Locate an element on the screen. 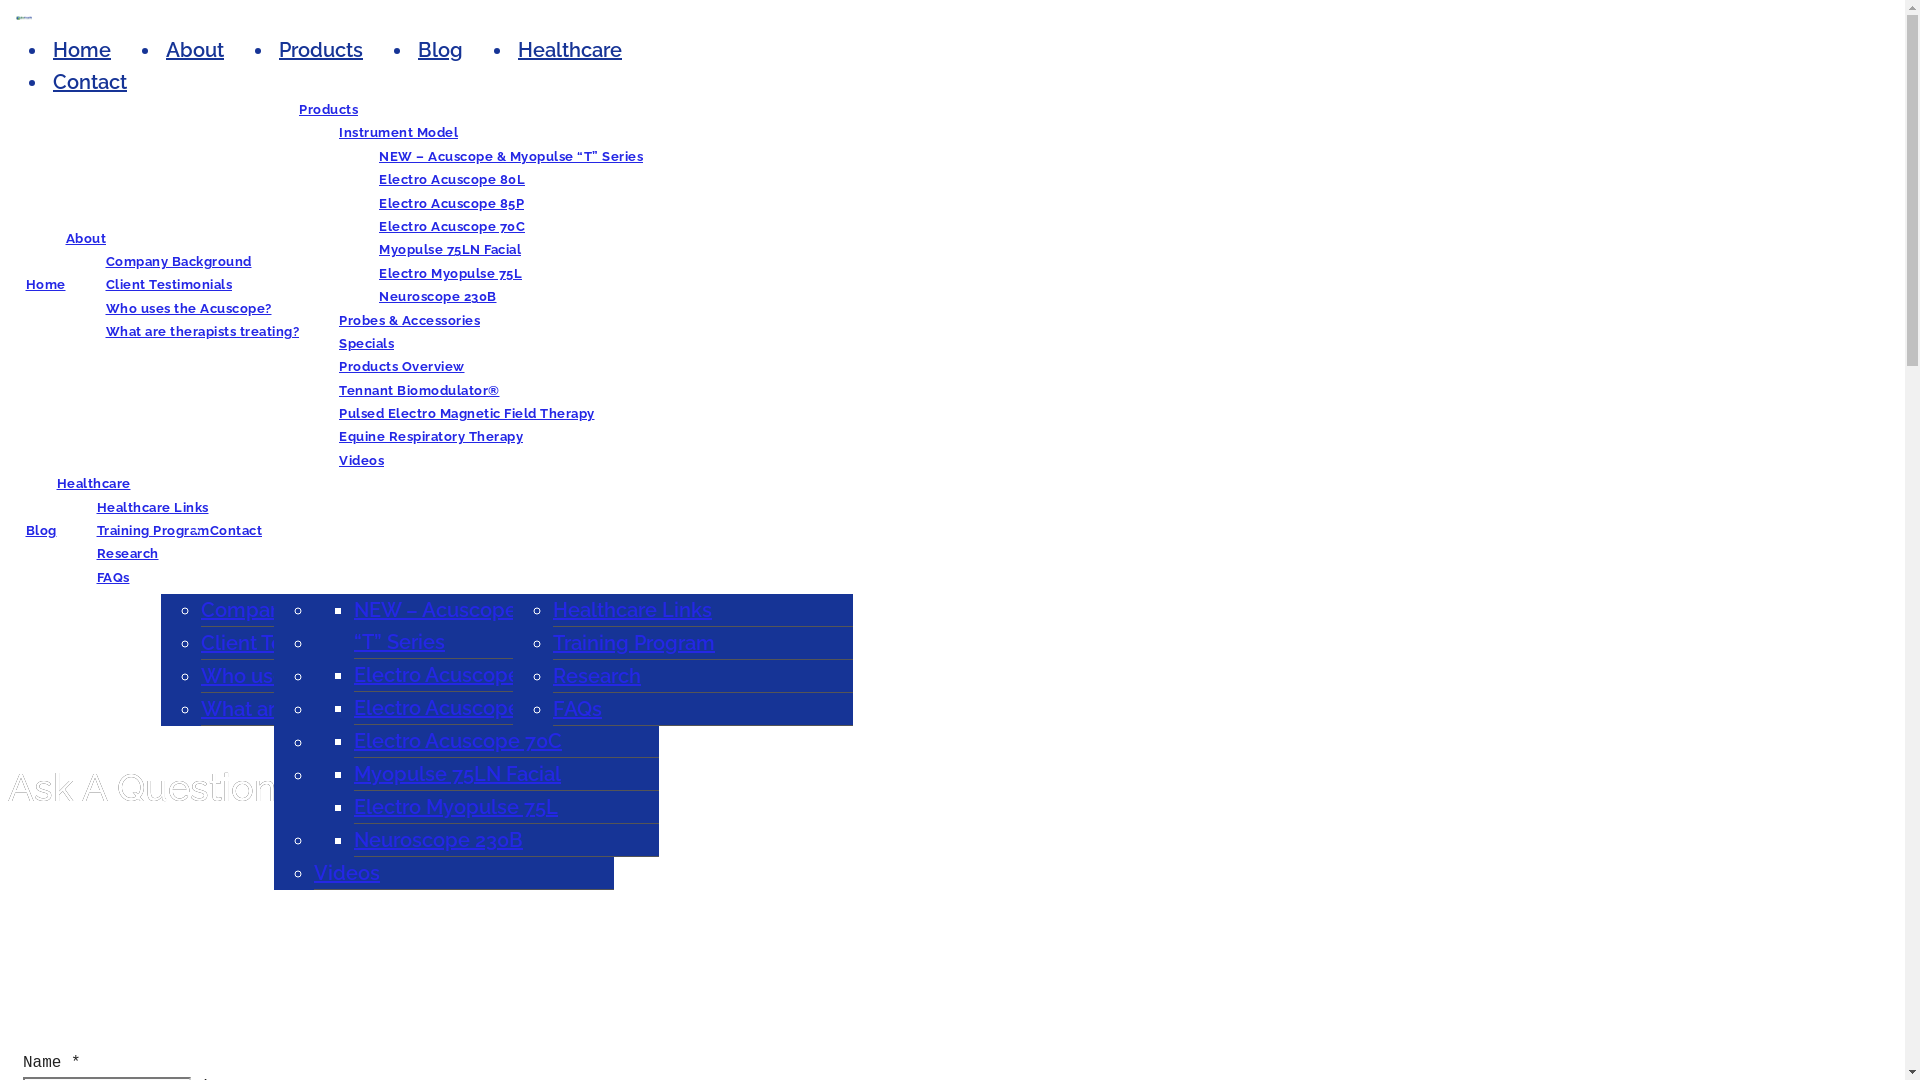 This screenshot has width=1920, height=1080. 'Company Background' is located at coordinates (306, 608).